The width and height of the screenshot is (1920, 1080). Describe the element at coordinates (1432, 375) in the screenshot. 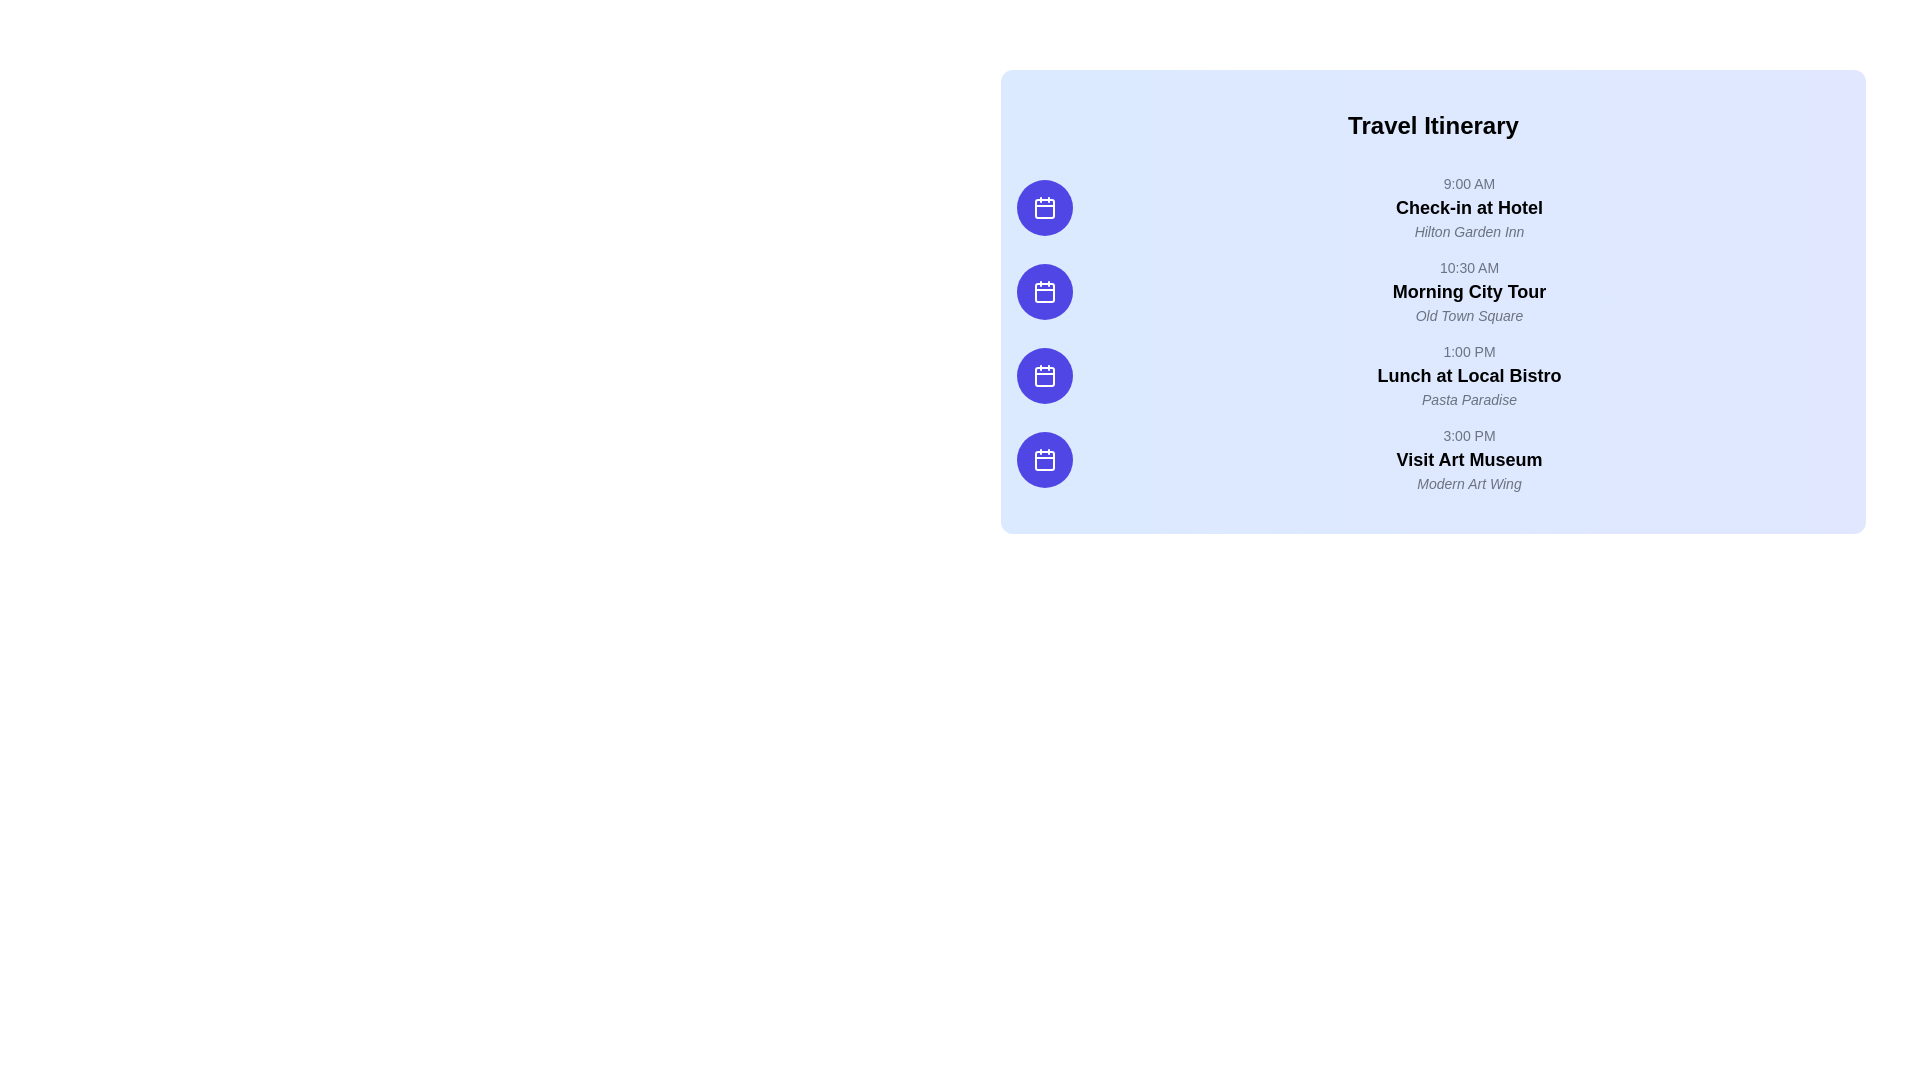

I see `the timeline entry for 'Lunch at Local Bistro' to learn more about the event scheduled at 1:00 PM, which is the third entry in the vertical timeline list` at that location.